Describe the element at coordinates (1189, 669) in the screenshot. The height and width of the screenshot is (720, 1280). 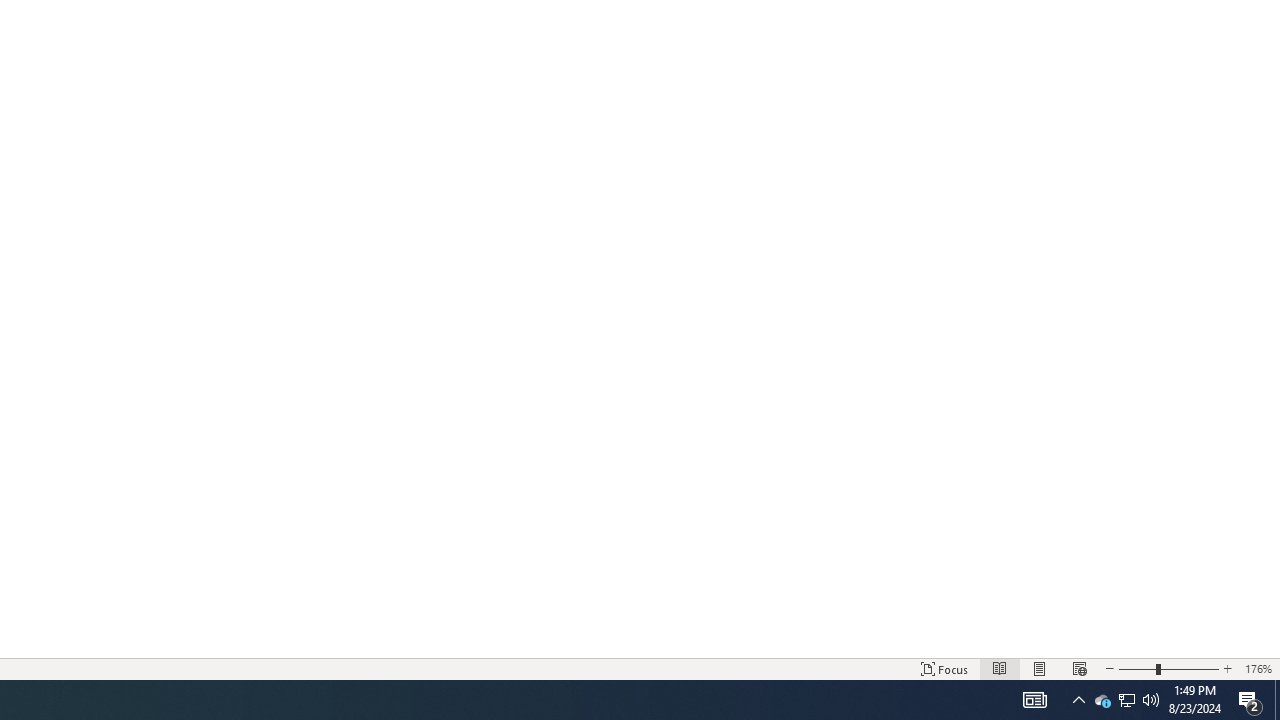
I see `'Zoom In'` at that location.